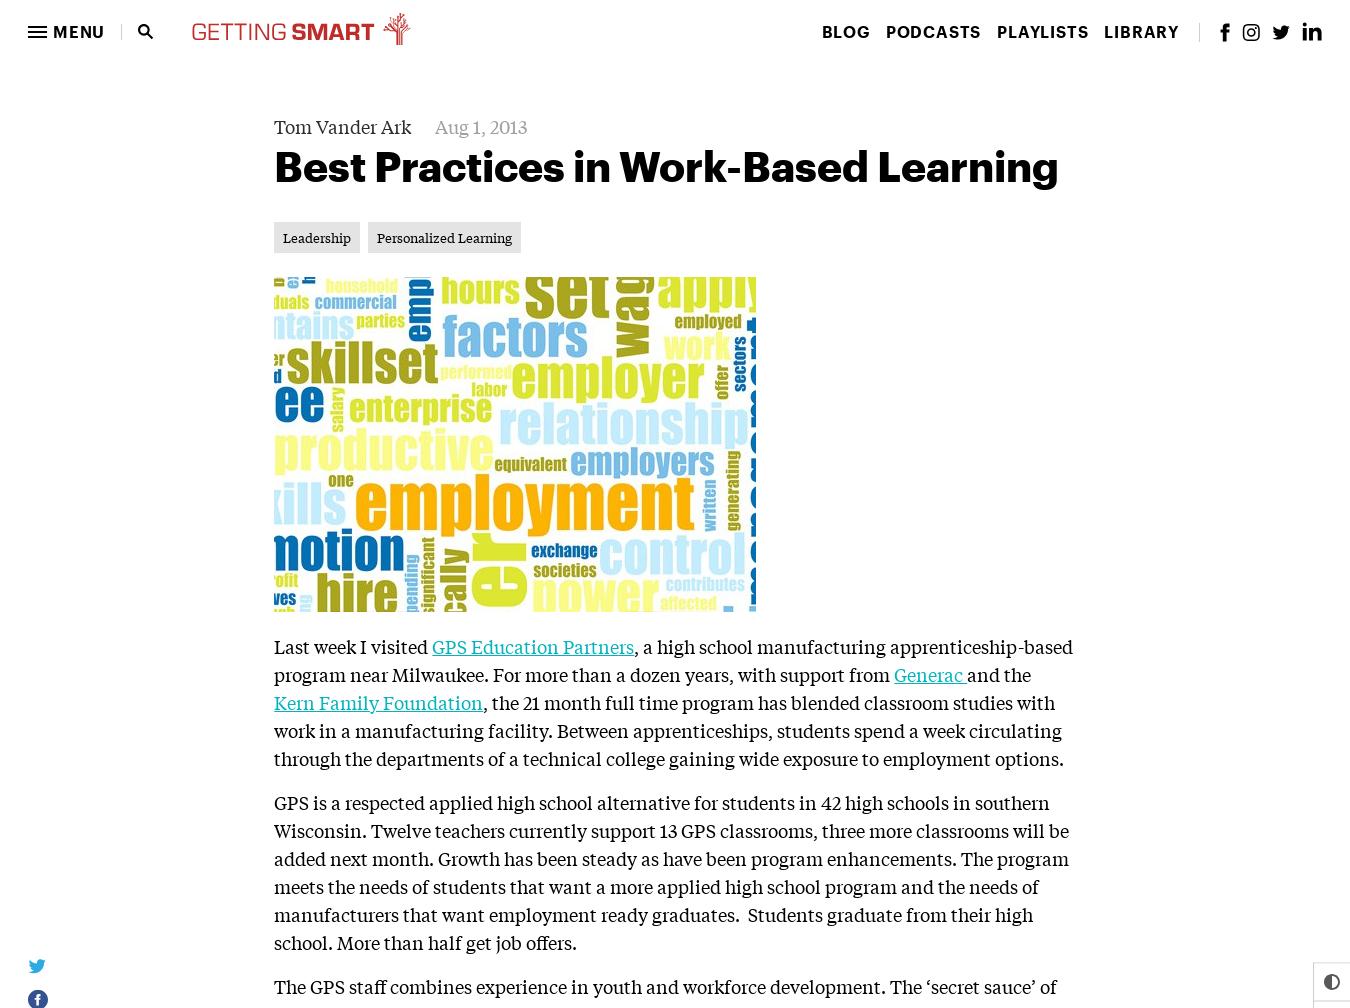 The image size is (1350, 1008). What do you see at coordinates (273, 700) in the screenshot?
I see `'Kern Family Foundation'` at bounding box center [273, 700].